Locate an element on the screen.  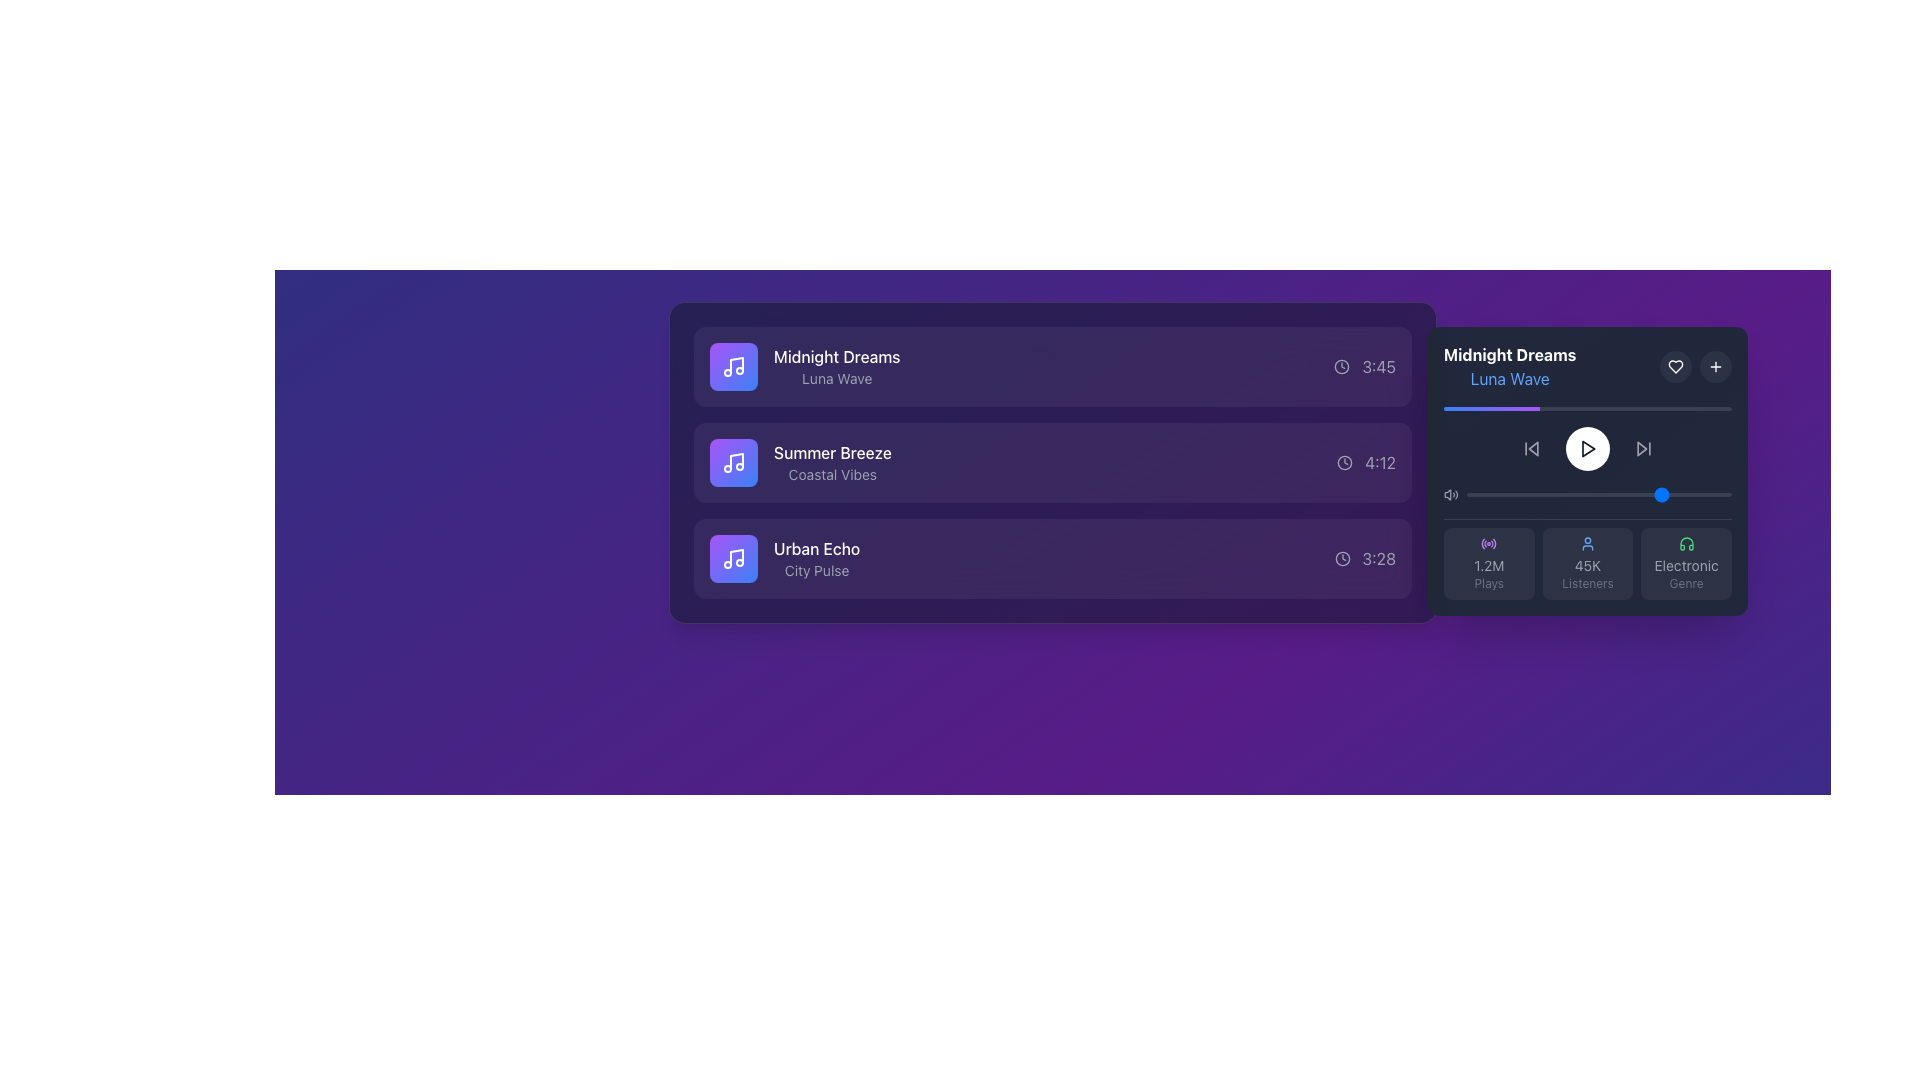
the play button located on the song detail widget displaying information about 'Midnight Dreams - Luna Wave' is located at coordinates (1587, 470).